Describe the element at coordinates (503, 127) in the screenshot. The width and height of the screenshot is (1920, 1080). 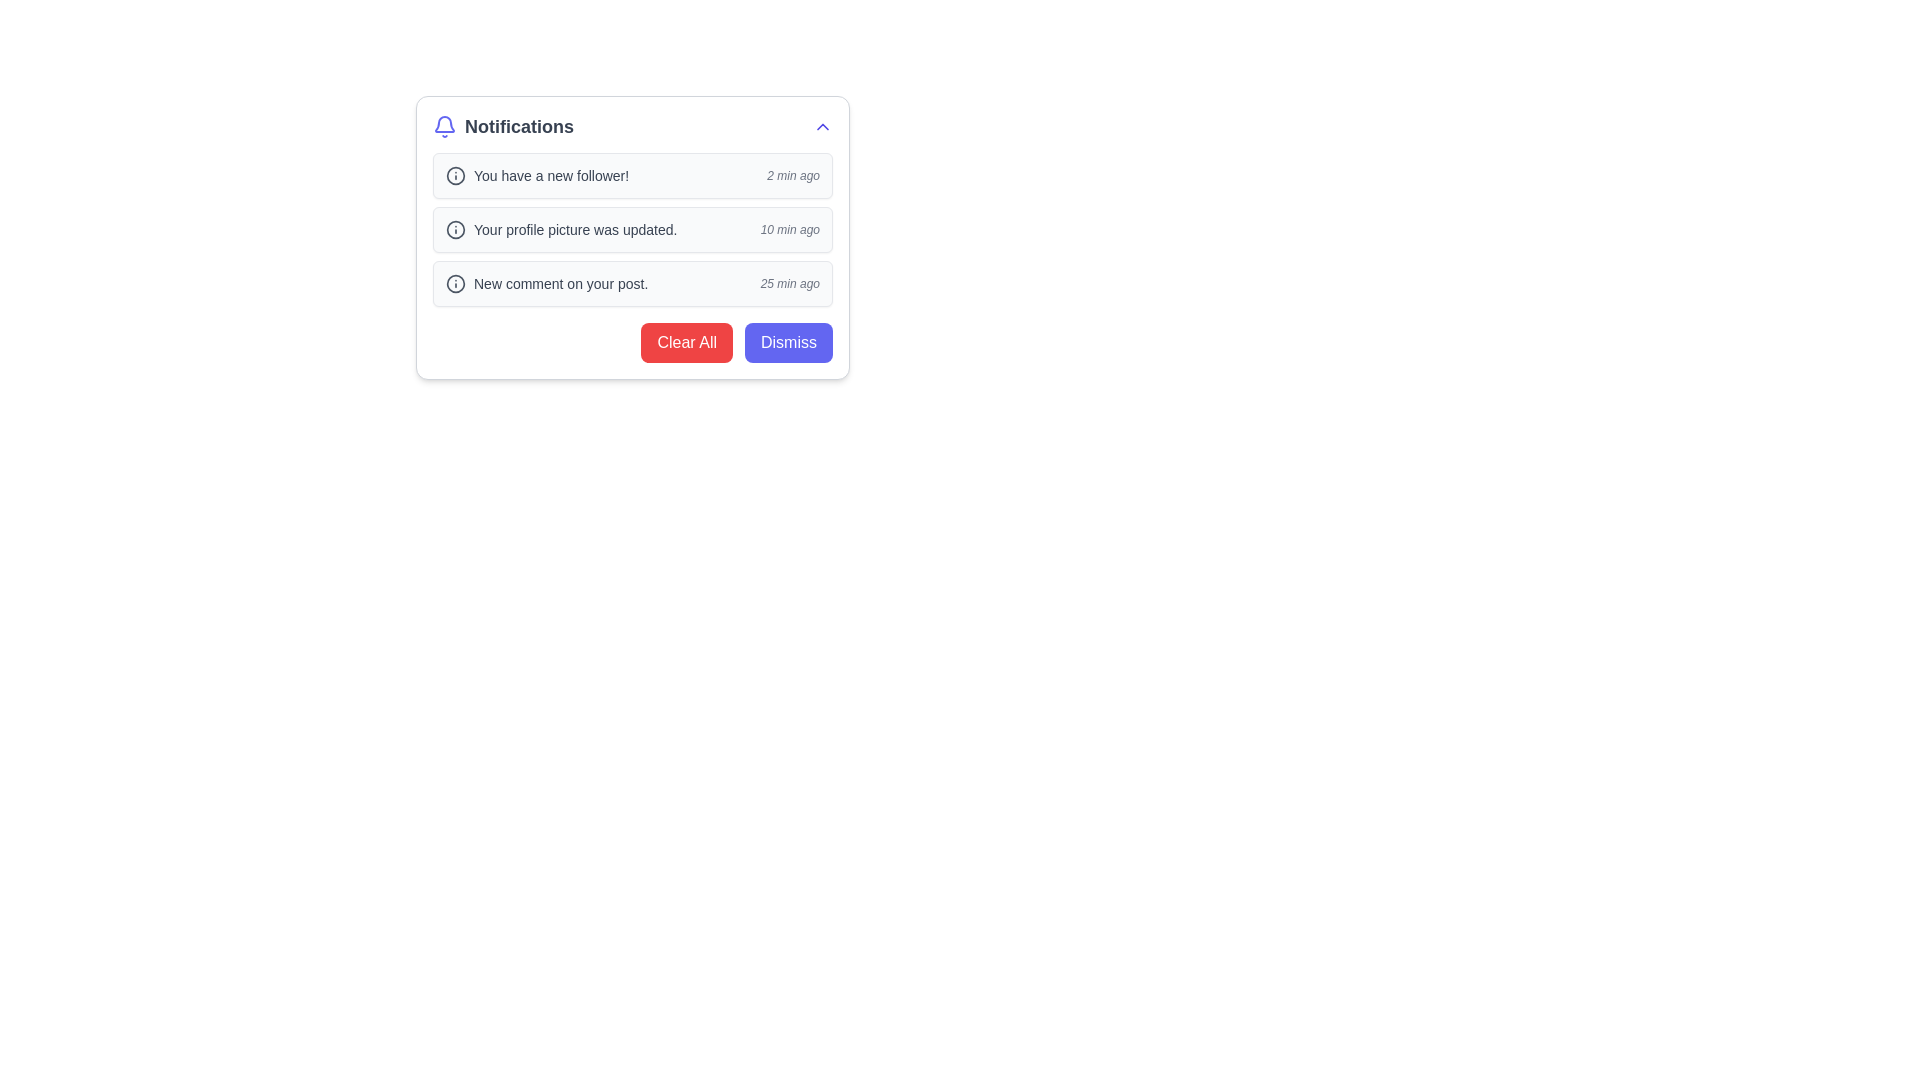
I see `the header label for the notifications section, which is located to the right of a small indigo-colored bell icon, indicating the purpose of the subsequent content` at that location.